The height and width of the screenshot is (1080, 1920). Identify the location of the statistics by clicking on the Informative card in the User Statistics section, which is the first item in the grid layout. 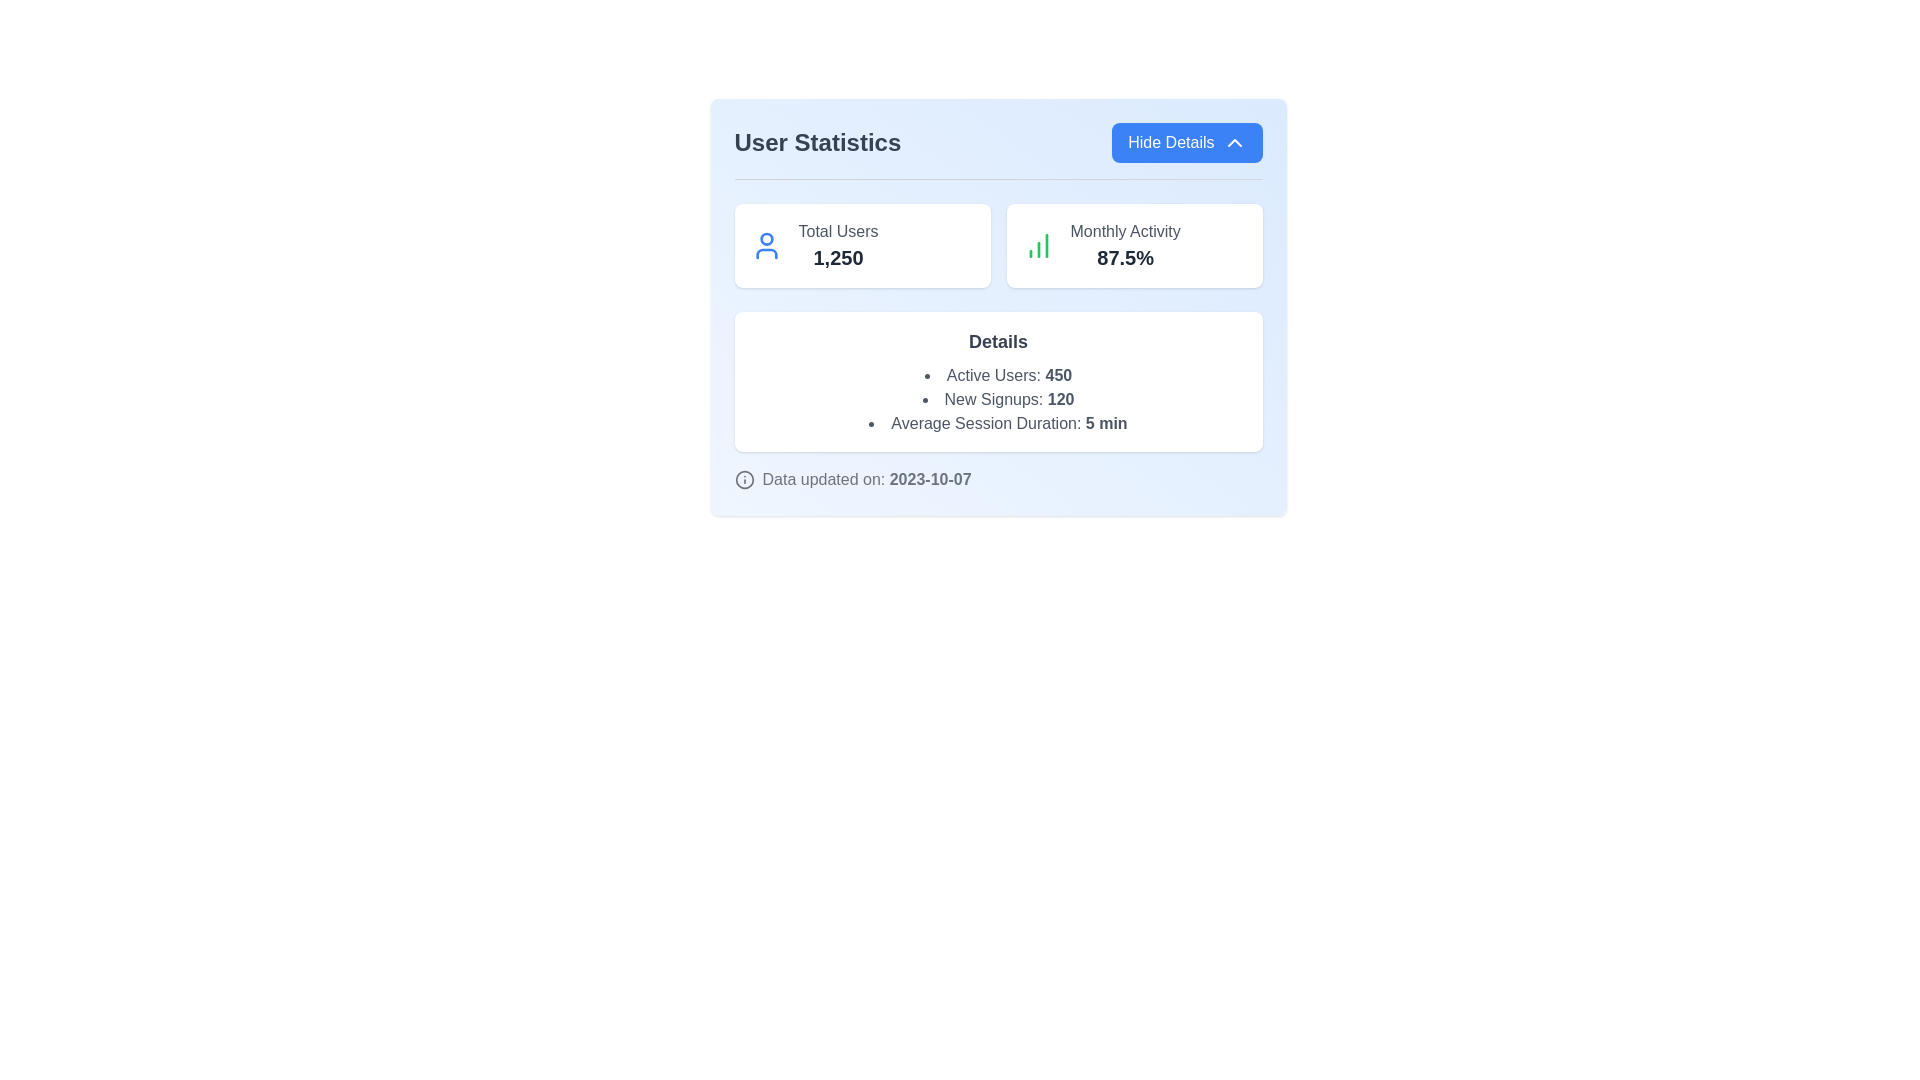
(862, 245).